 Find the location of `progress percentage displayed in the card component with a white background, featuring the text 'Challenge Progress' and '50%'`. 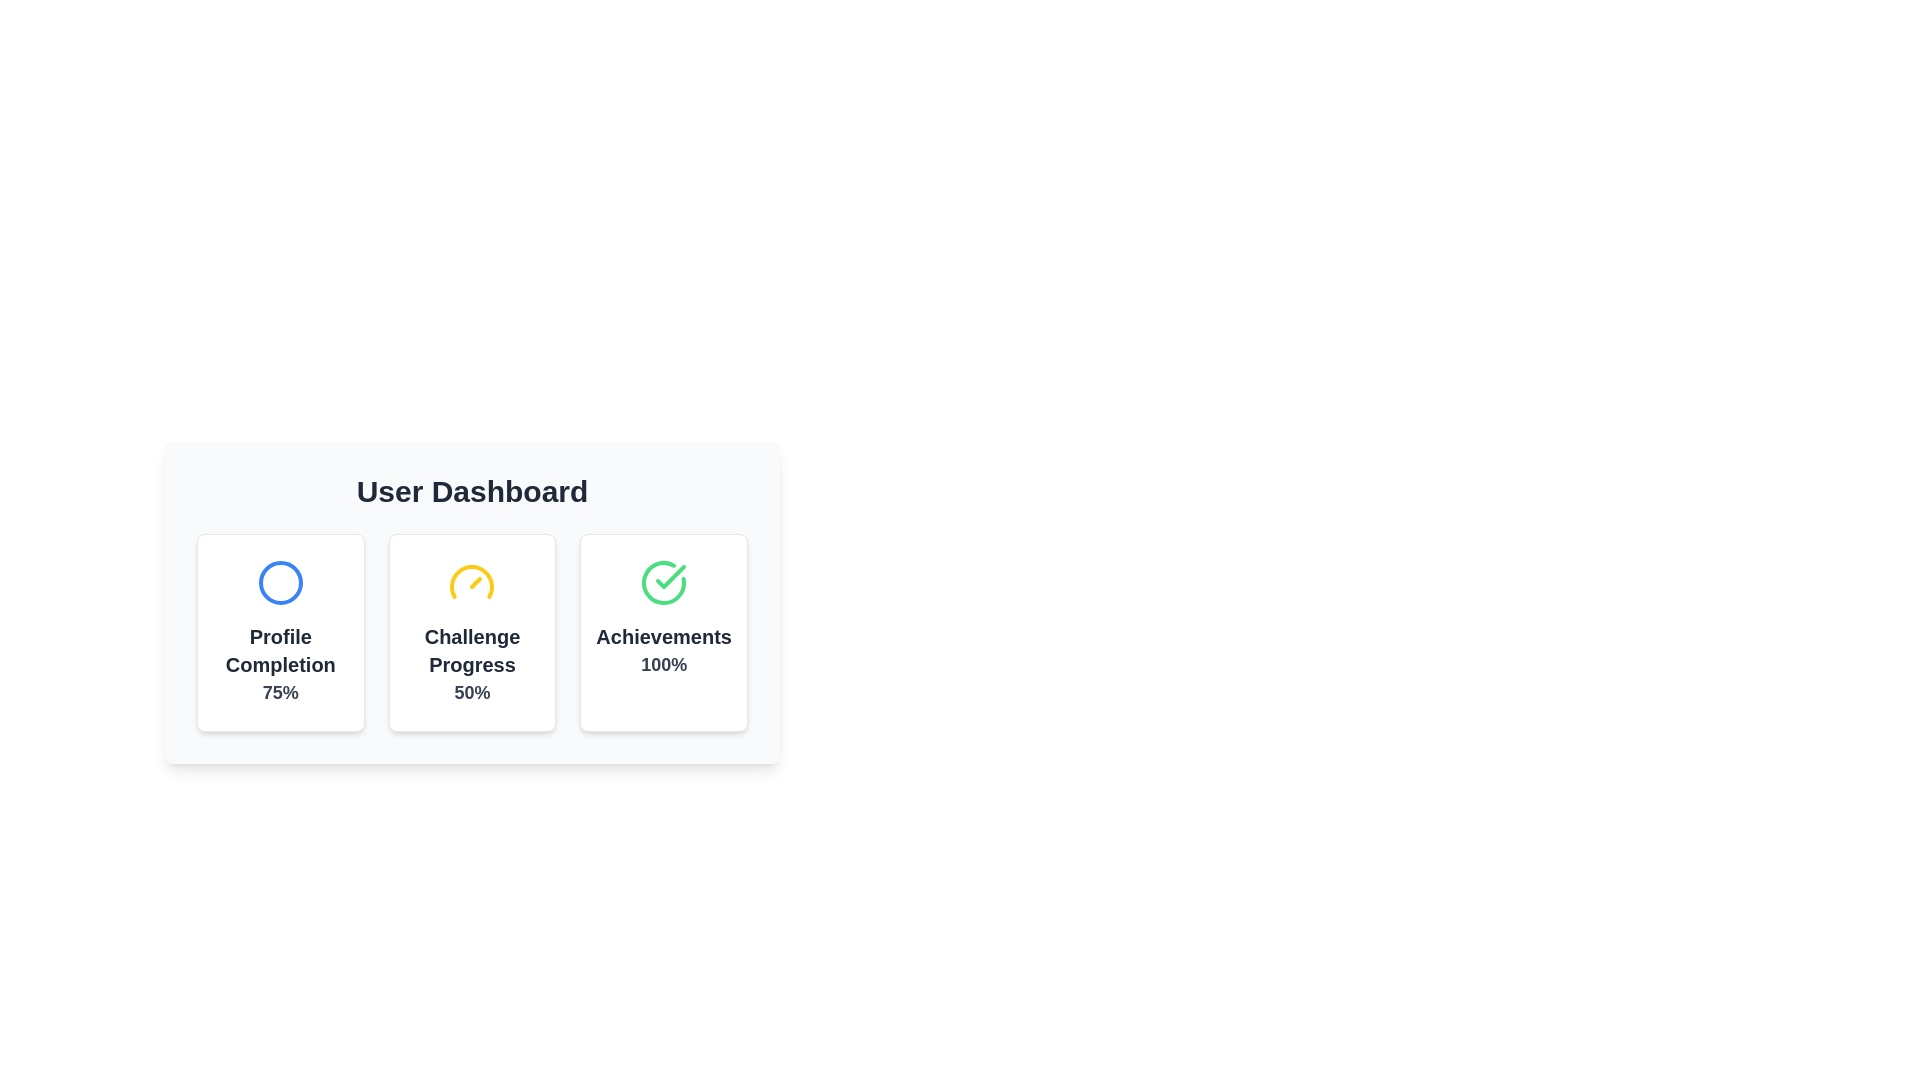

progress percentage displayed in the card component with a white background, featuring the text 'Challenge Progress' and '50%' is located at coordinates (471, 632).